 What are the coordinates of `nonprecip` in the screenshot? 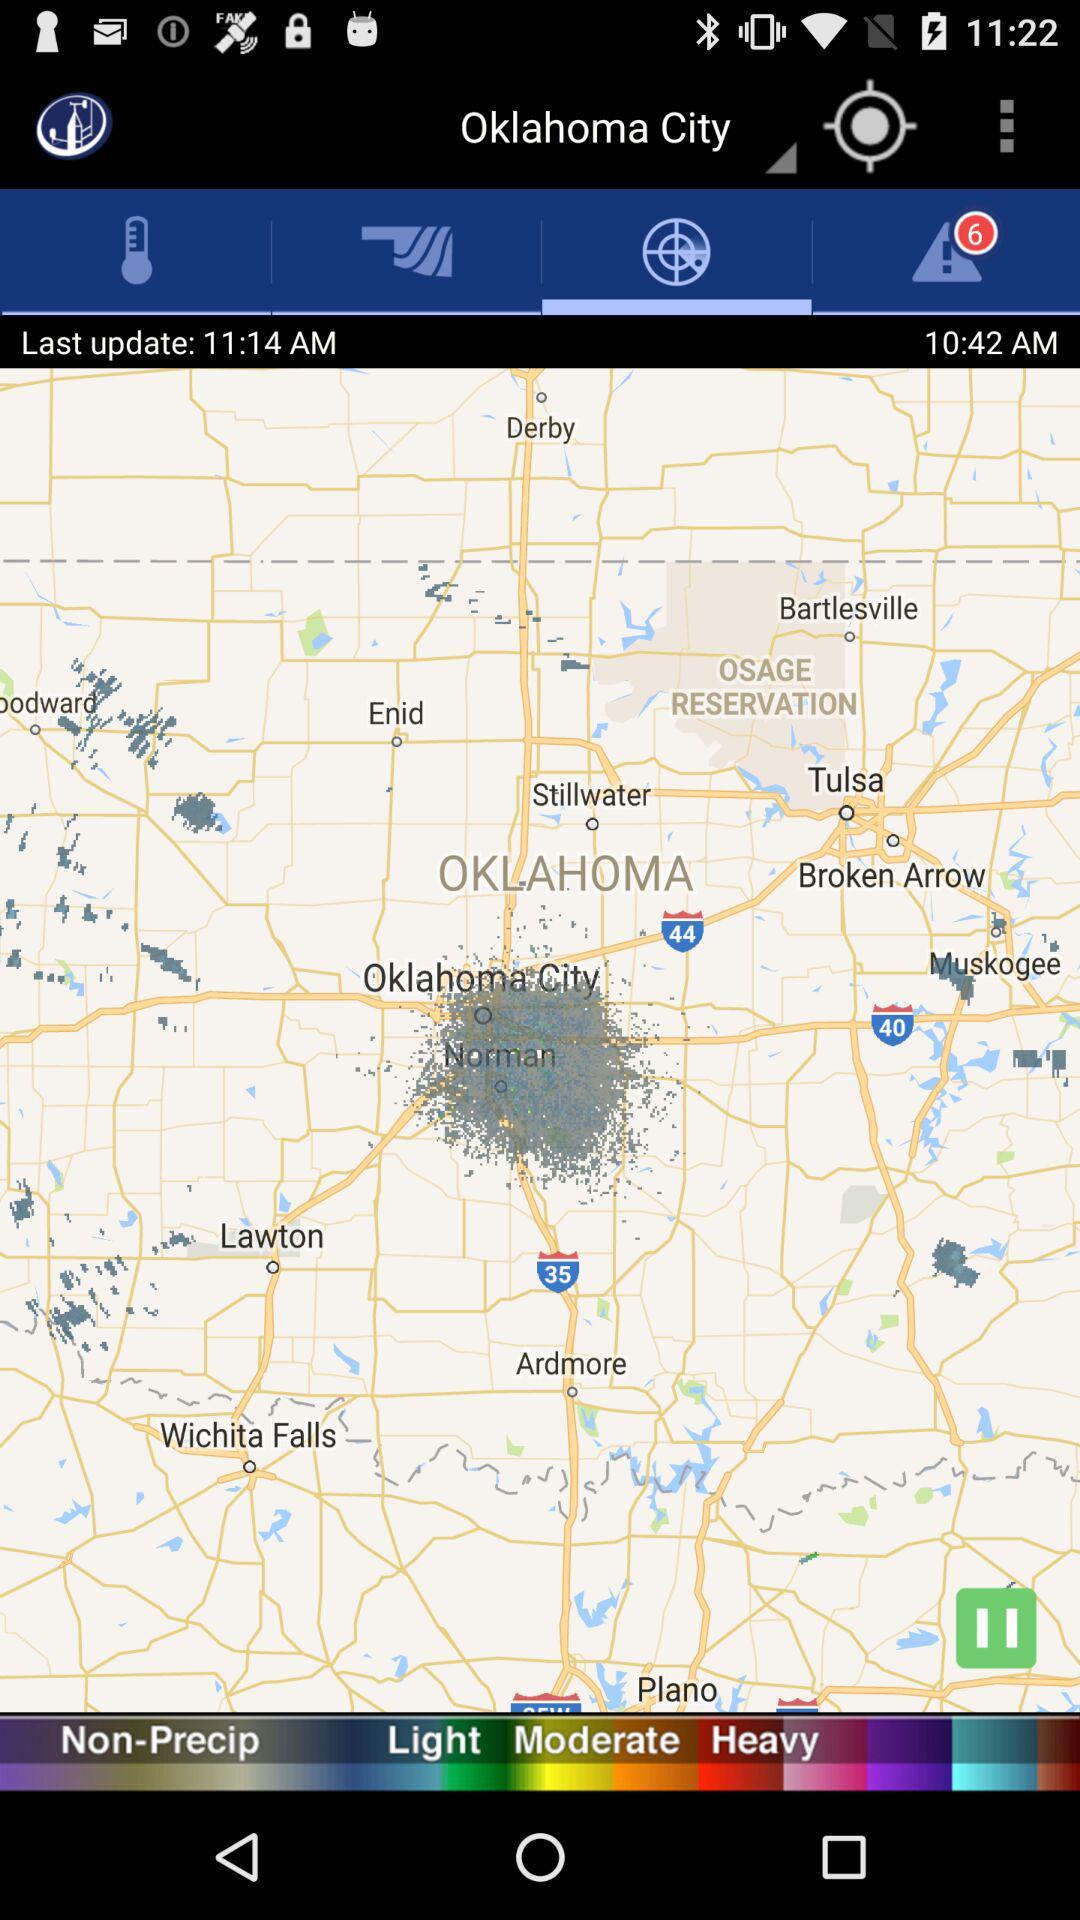 It's located at (92, 1751).